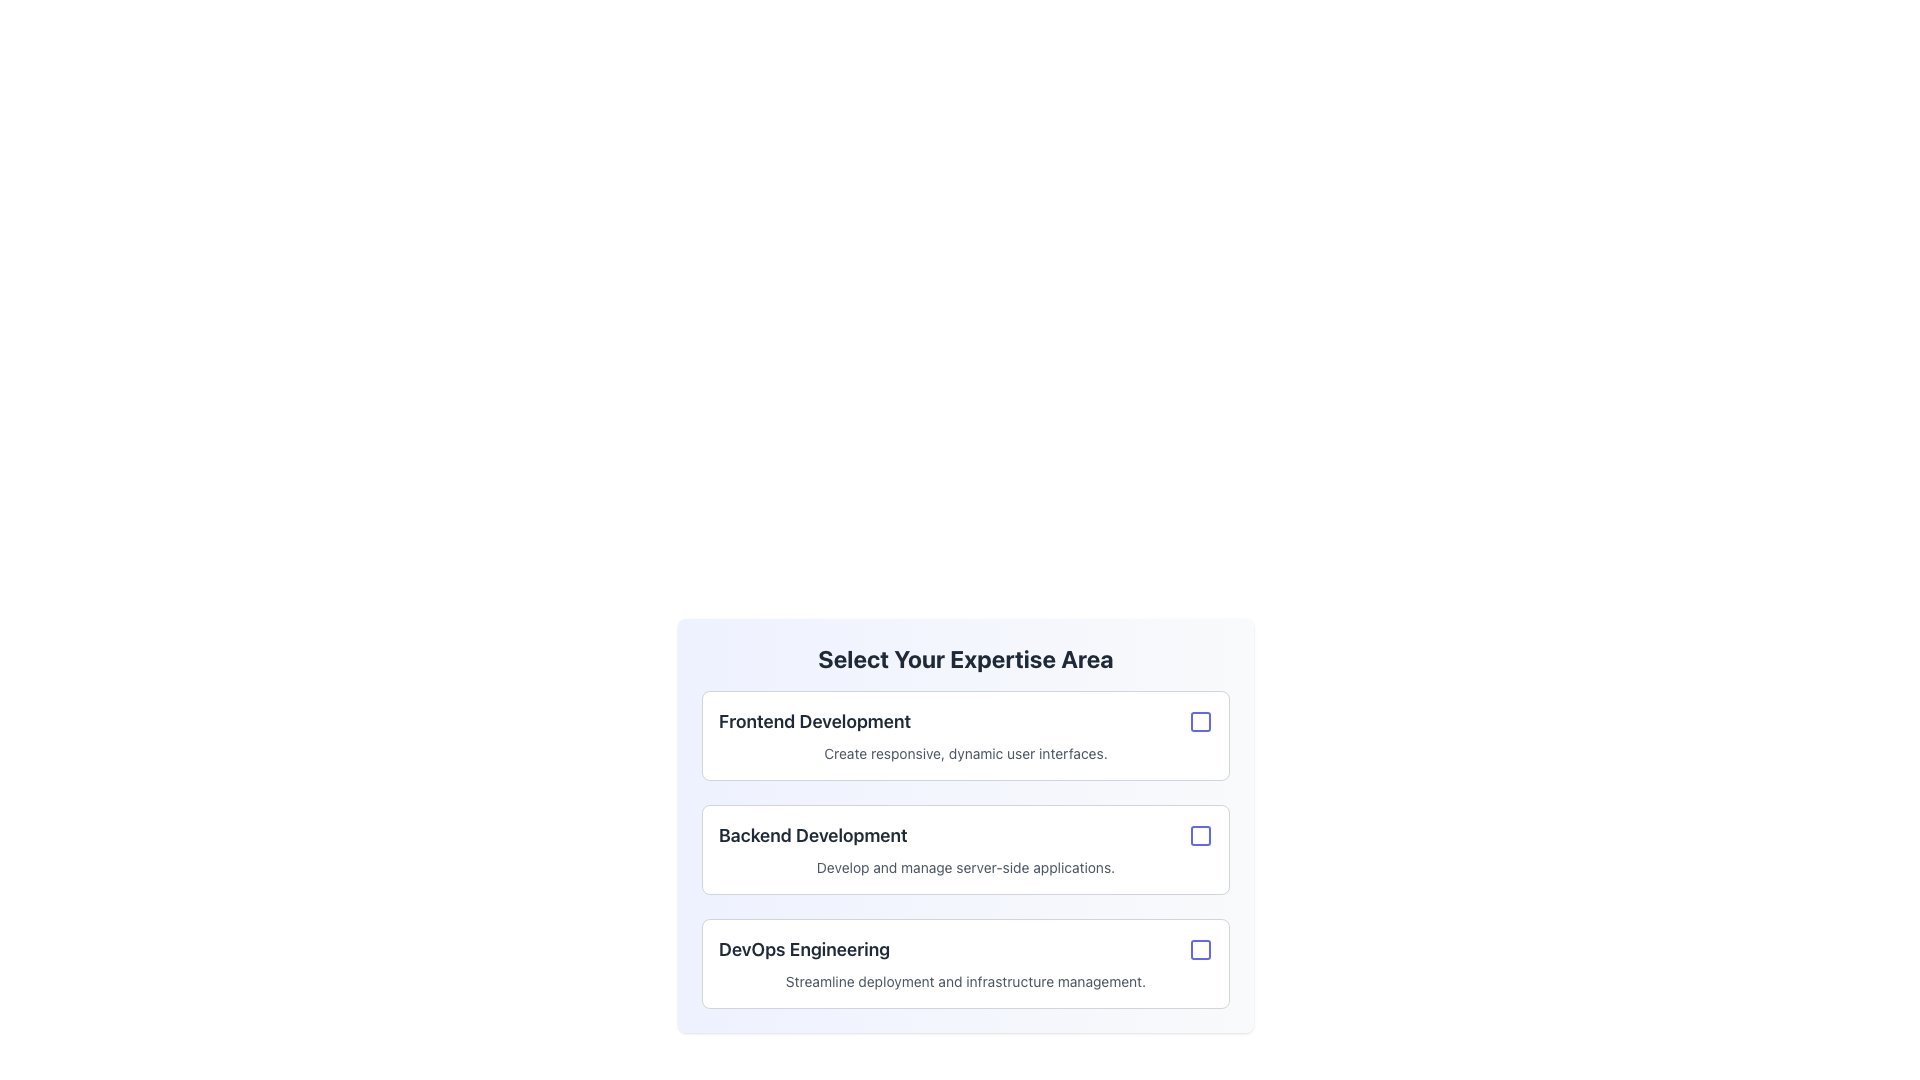 This screenshot has width=1920, height=1080. What do you see at coordinates (1200, 948) in the screenshot?
I see `the Checkbox indicator associated with the 'DevOps Engineering' option` at bounding box center [1200, 948].